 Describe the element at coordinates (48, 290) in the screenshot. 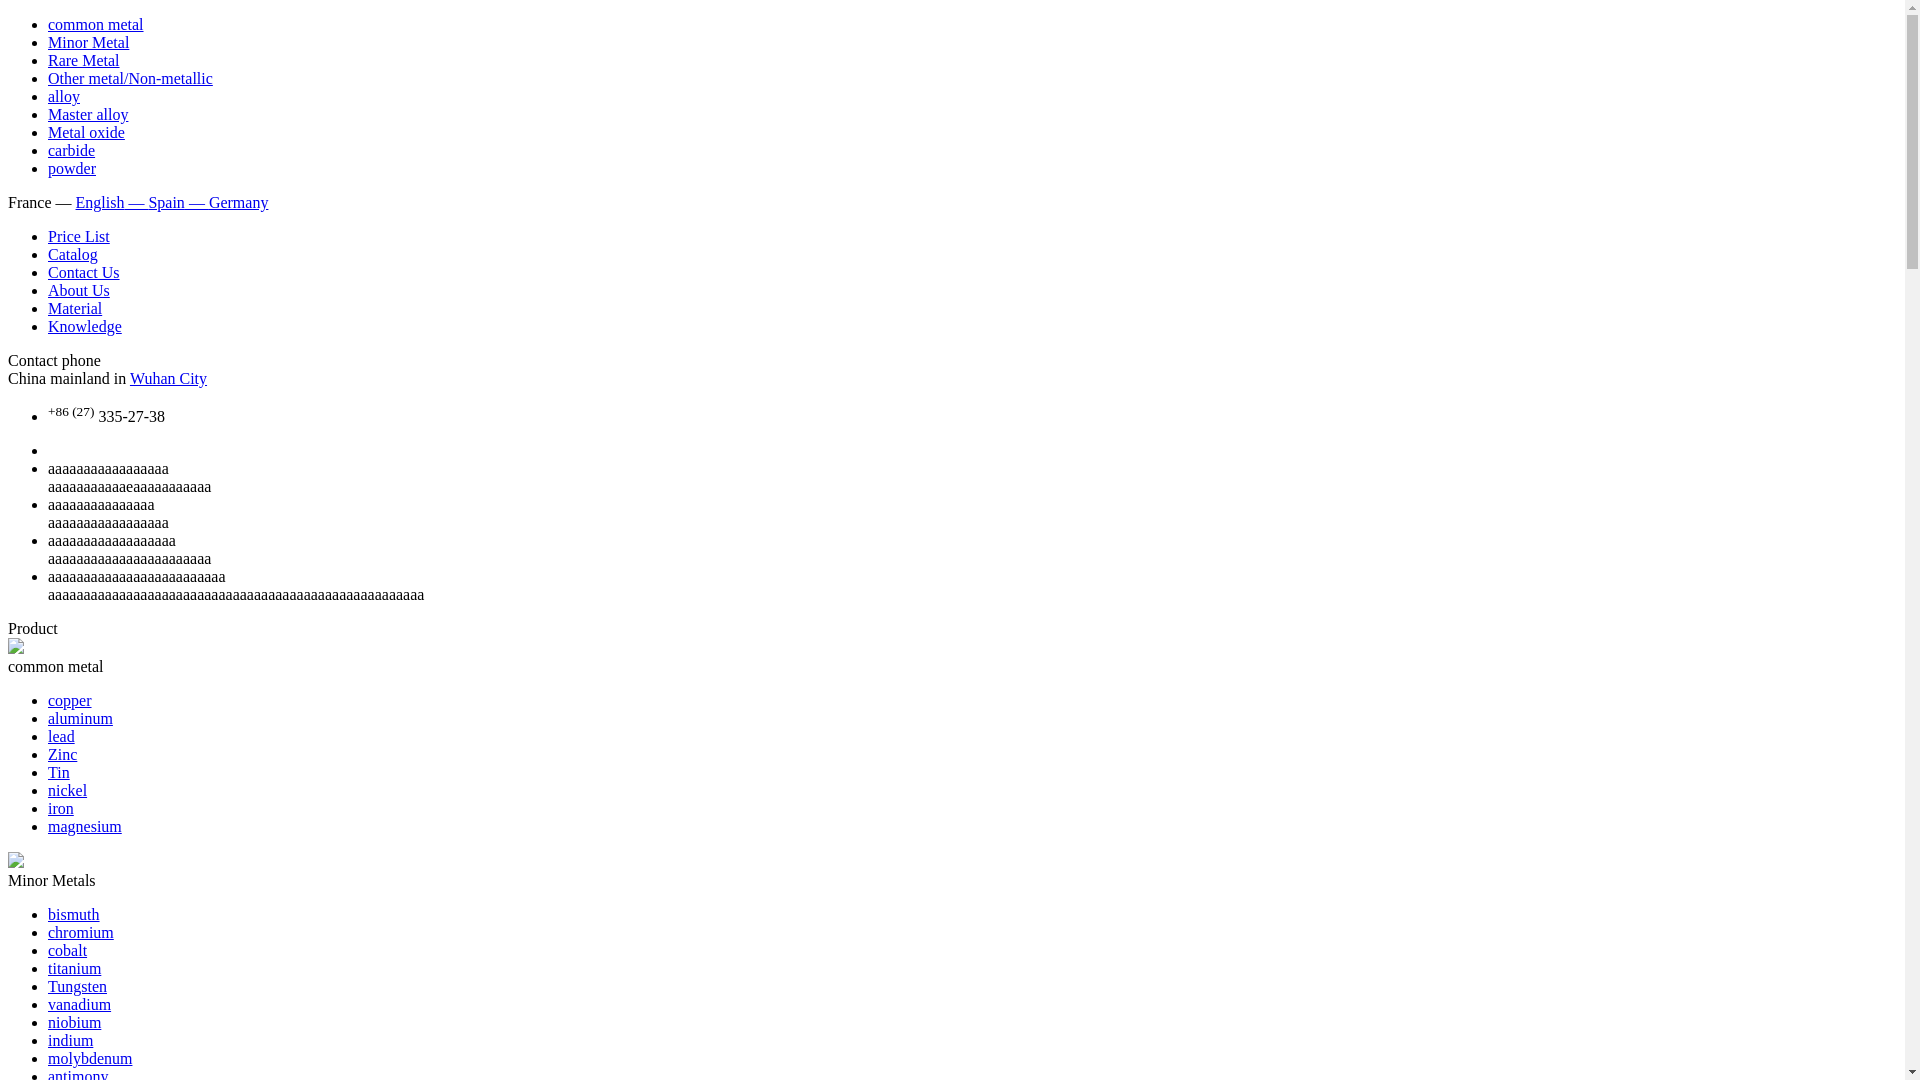

I see `'About Us'` at that location.